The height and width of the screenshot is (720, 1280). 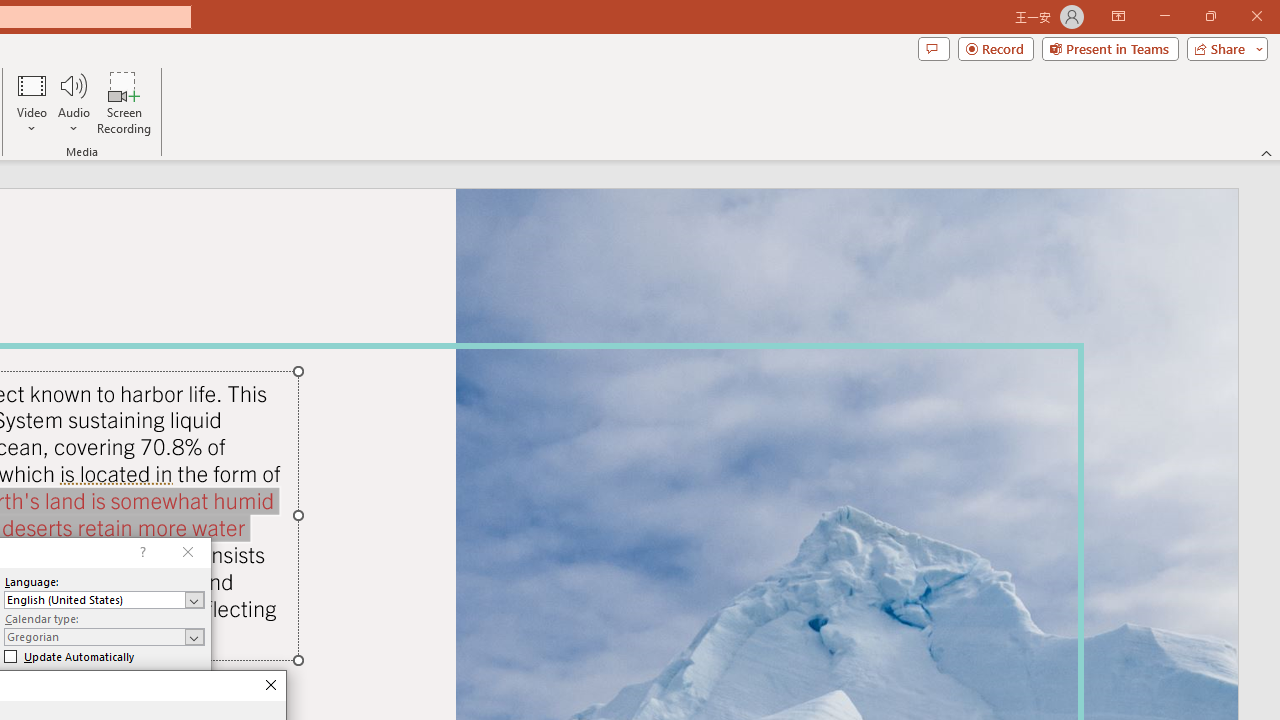 What do you see at coordinates (32, 103) in the screenshot?
I see `'Video'` at bounding box center [32, 103].